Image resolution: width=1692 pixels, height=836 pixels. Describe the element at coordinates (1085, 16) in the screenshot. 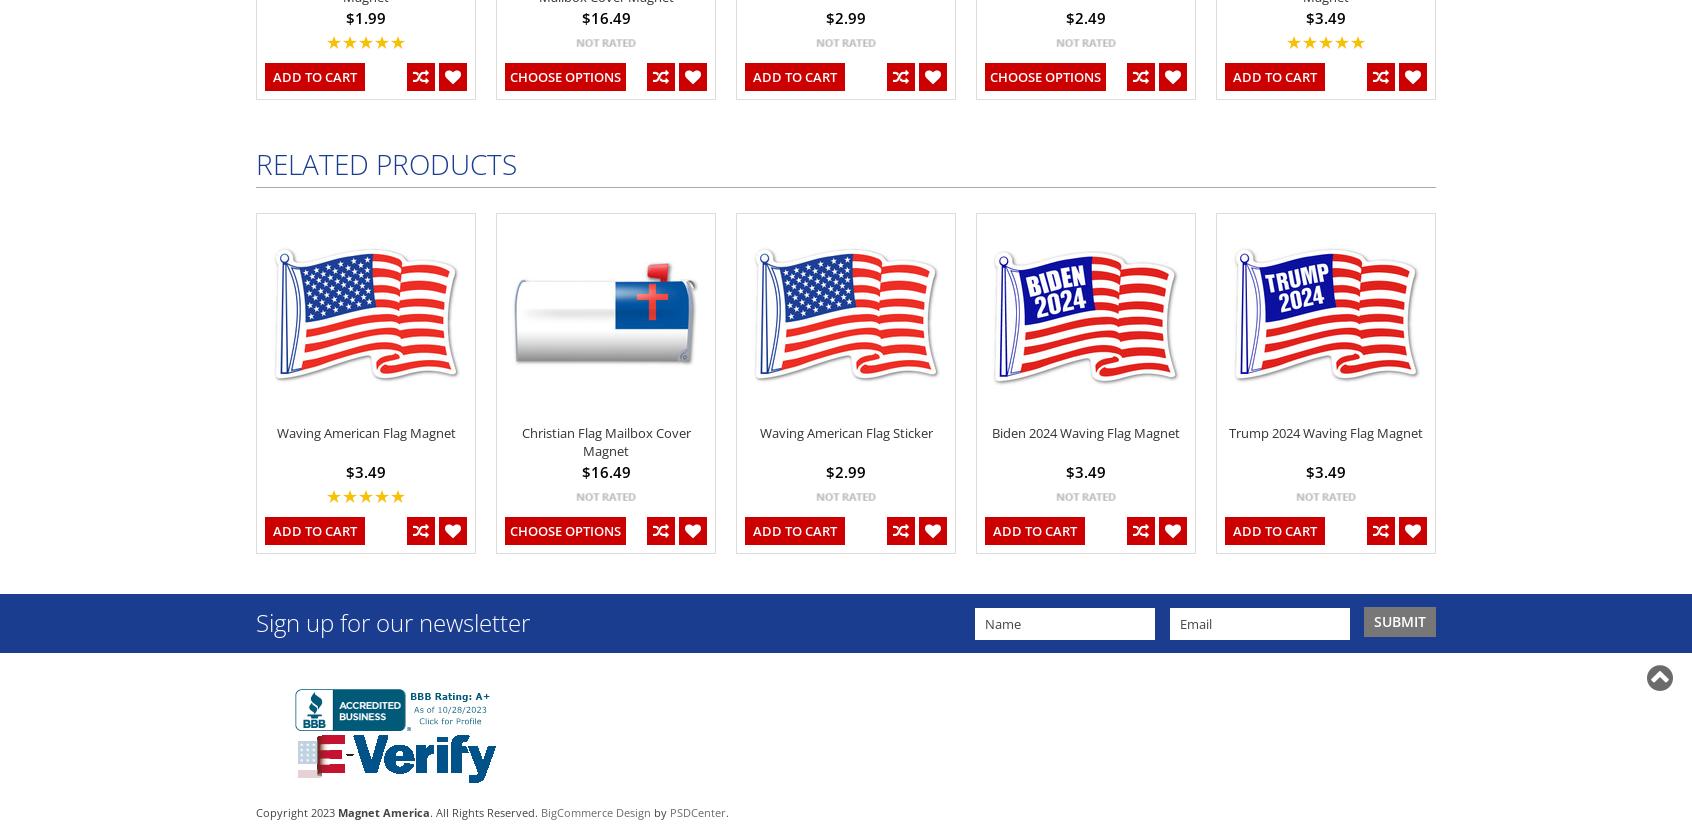

I see `'$2.49'` at that location.